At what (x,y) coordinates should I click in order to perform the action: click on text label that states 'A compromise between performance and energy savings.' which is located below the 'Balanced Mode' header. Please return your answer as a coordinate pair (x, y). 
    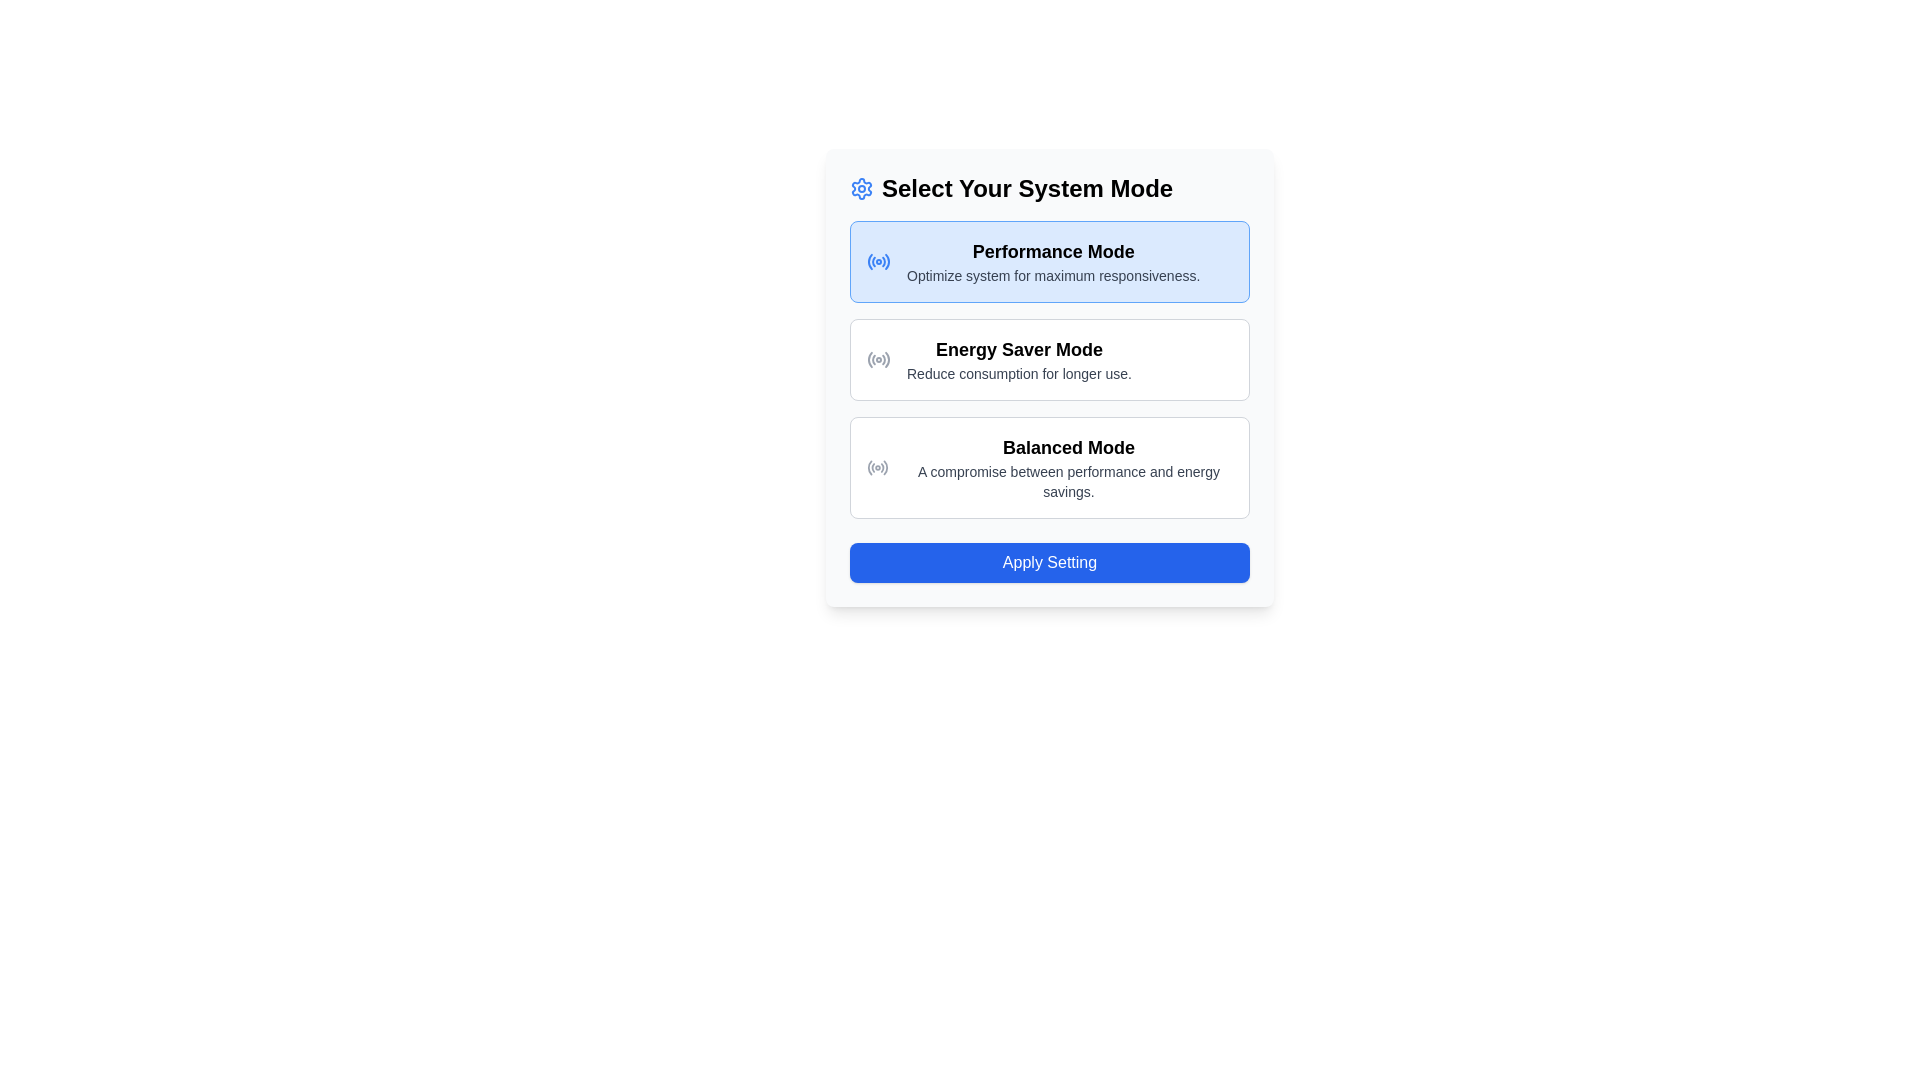
    Looking at the image, I should click on (1068, 482).